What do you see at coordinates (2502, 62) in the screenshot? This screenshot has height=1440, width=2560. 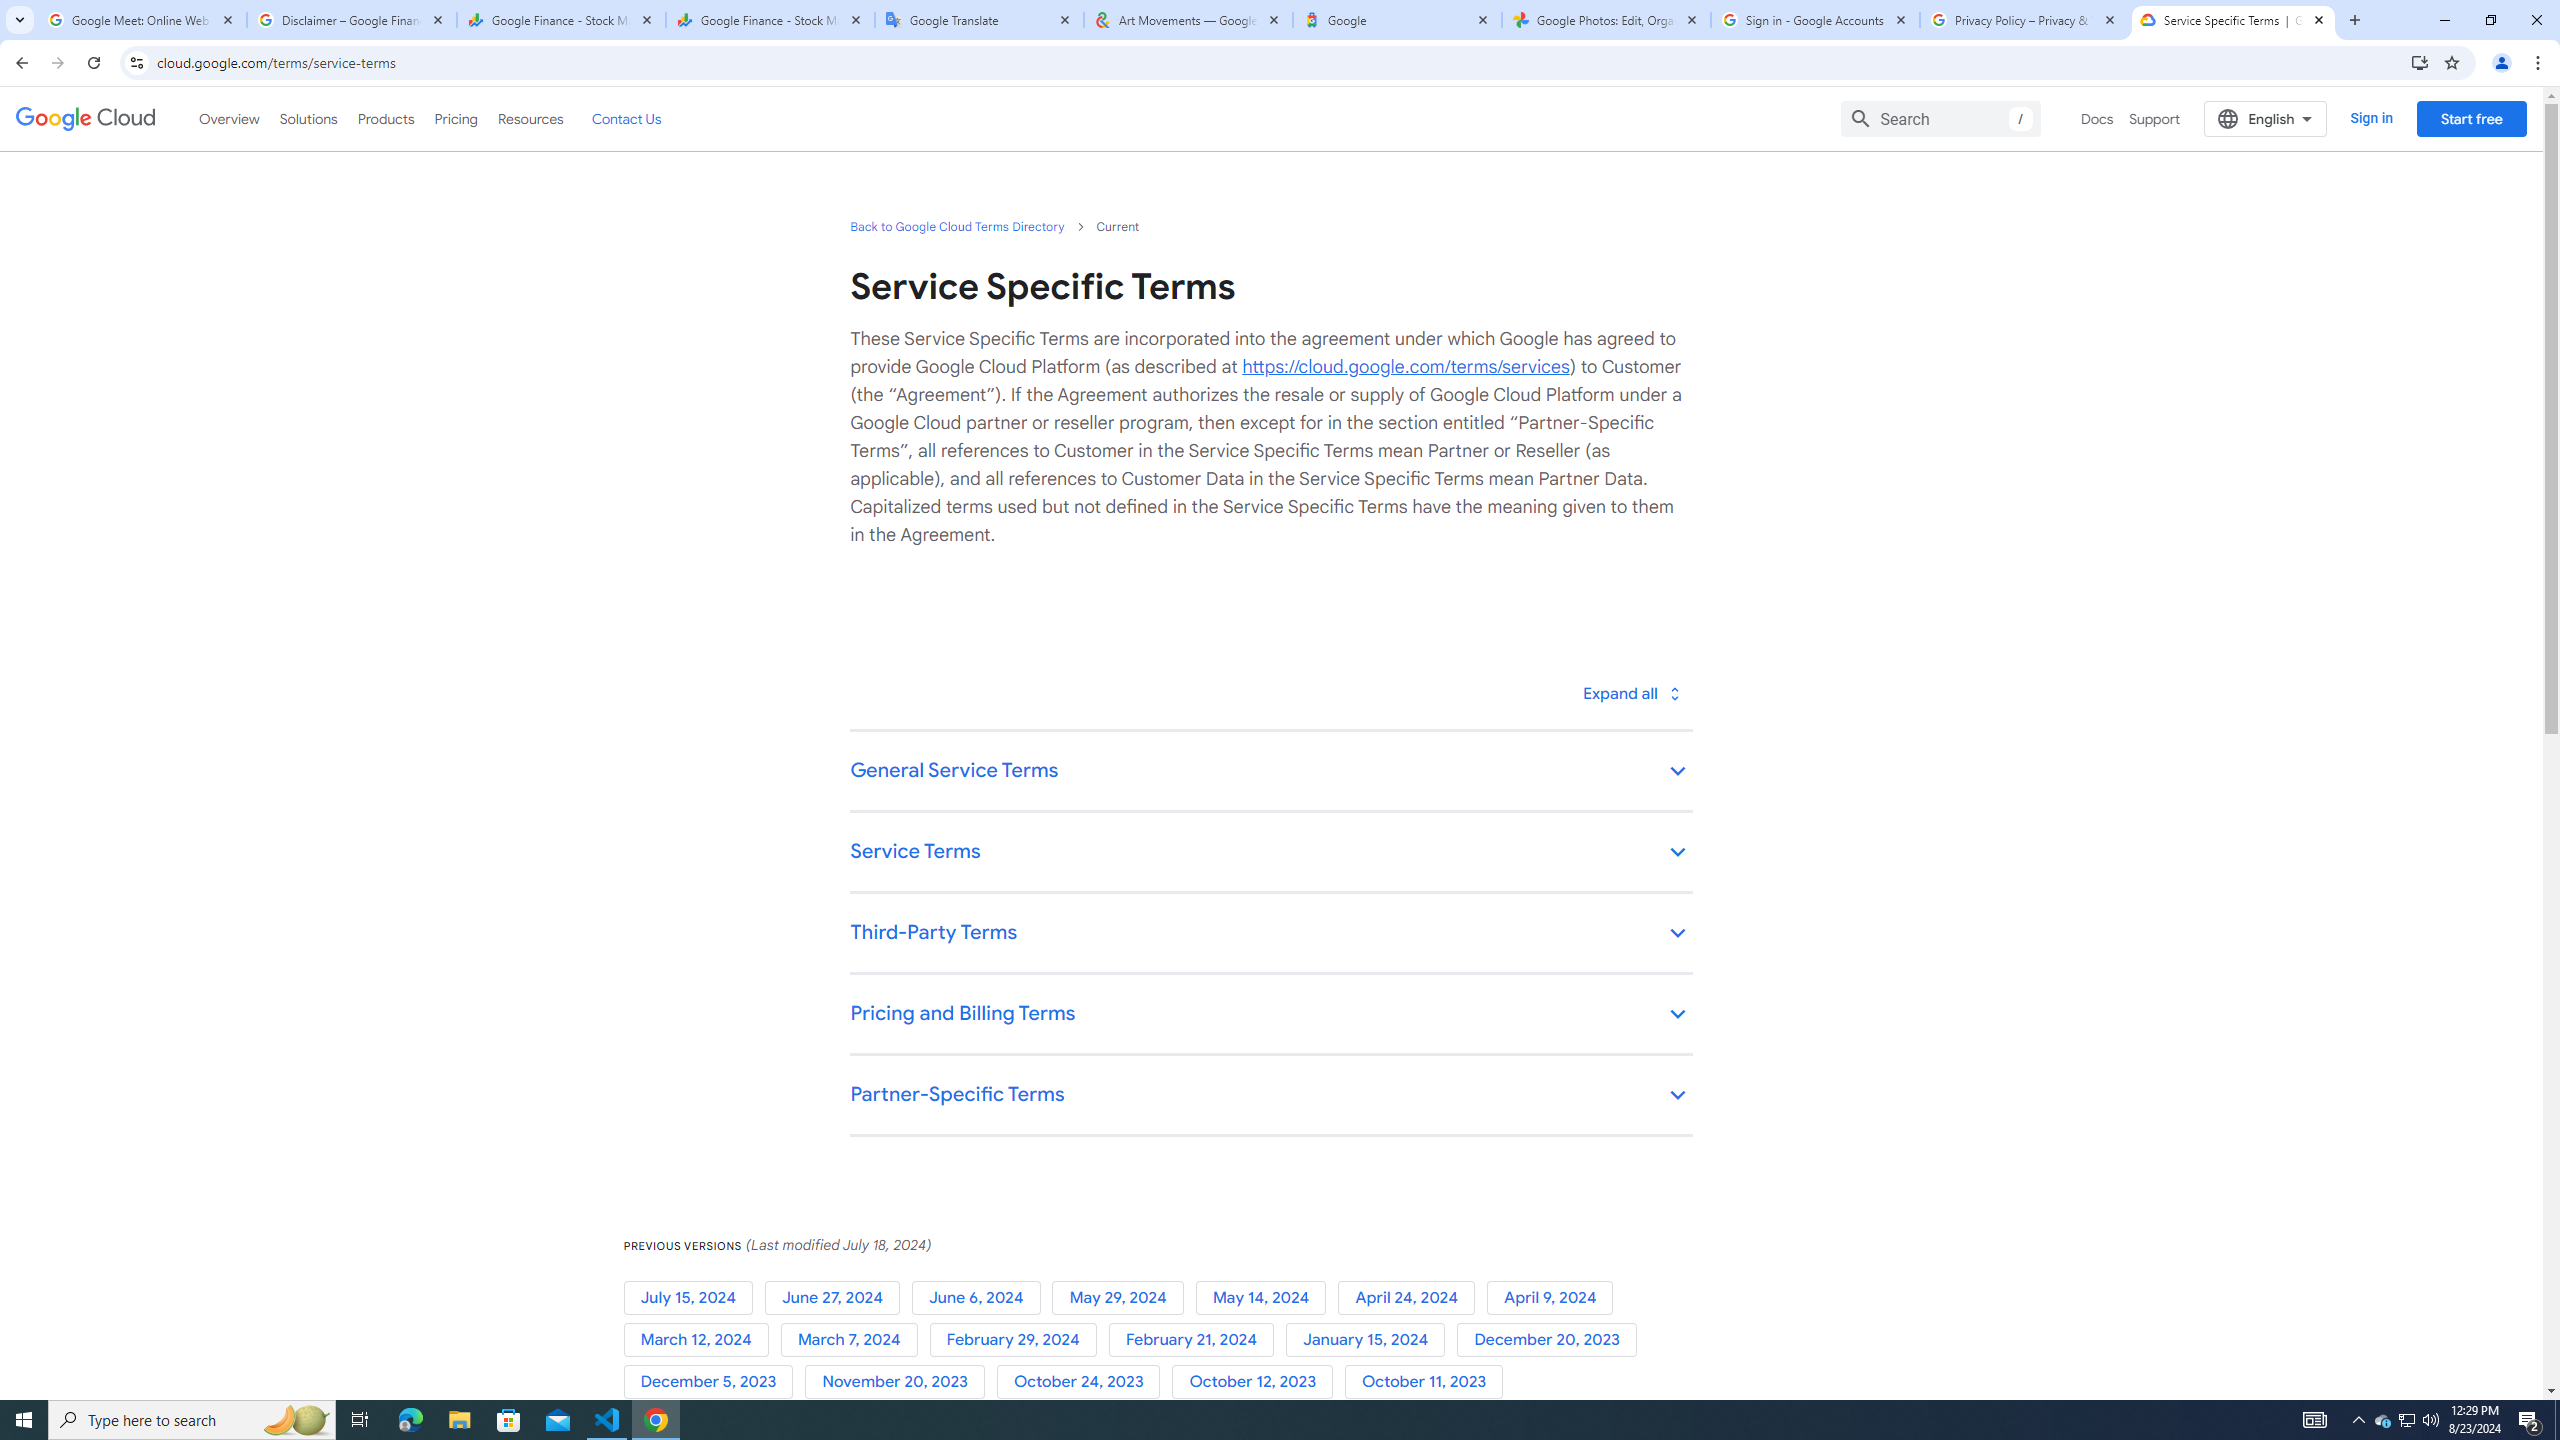 I see `'You'` at bounding box center [2502, 62].